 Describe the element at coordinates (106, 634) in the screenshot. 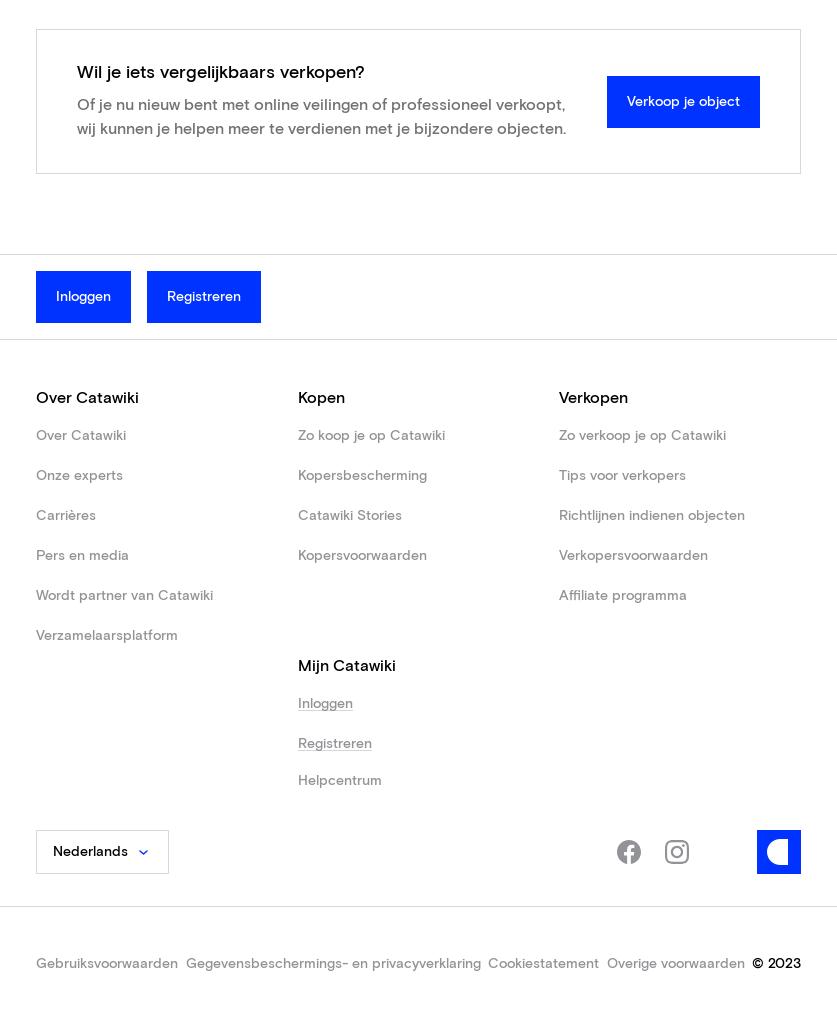

I see `'Verzamelaarsplatform'` at that location.